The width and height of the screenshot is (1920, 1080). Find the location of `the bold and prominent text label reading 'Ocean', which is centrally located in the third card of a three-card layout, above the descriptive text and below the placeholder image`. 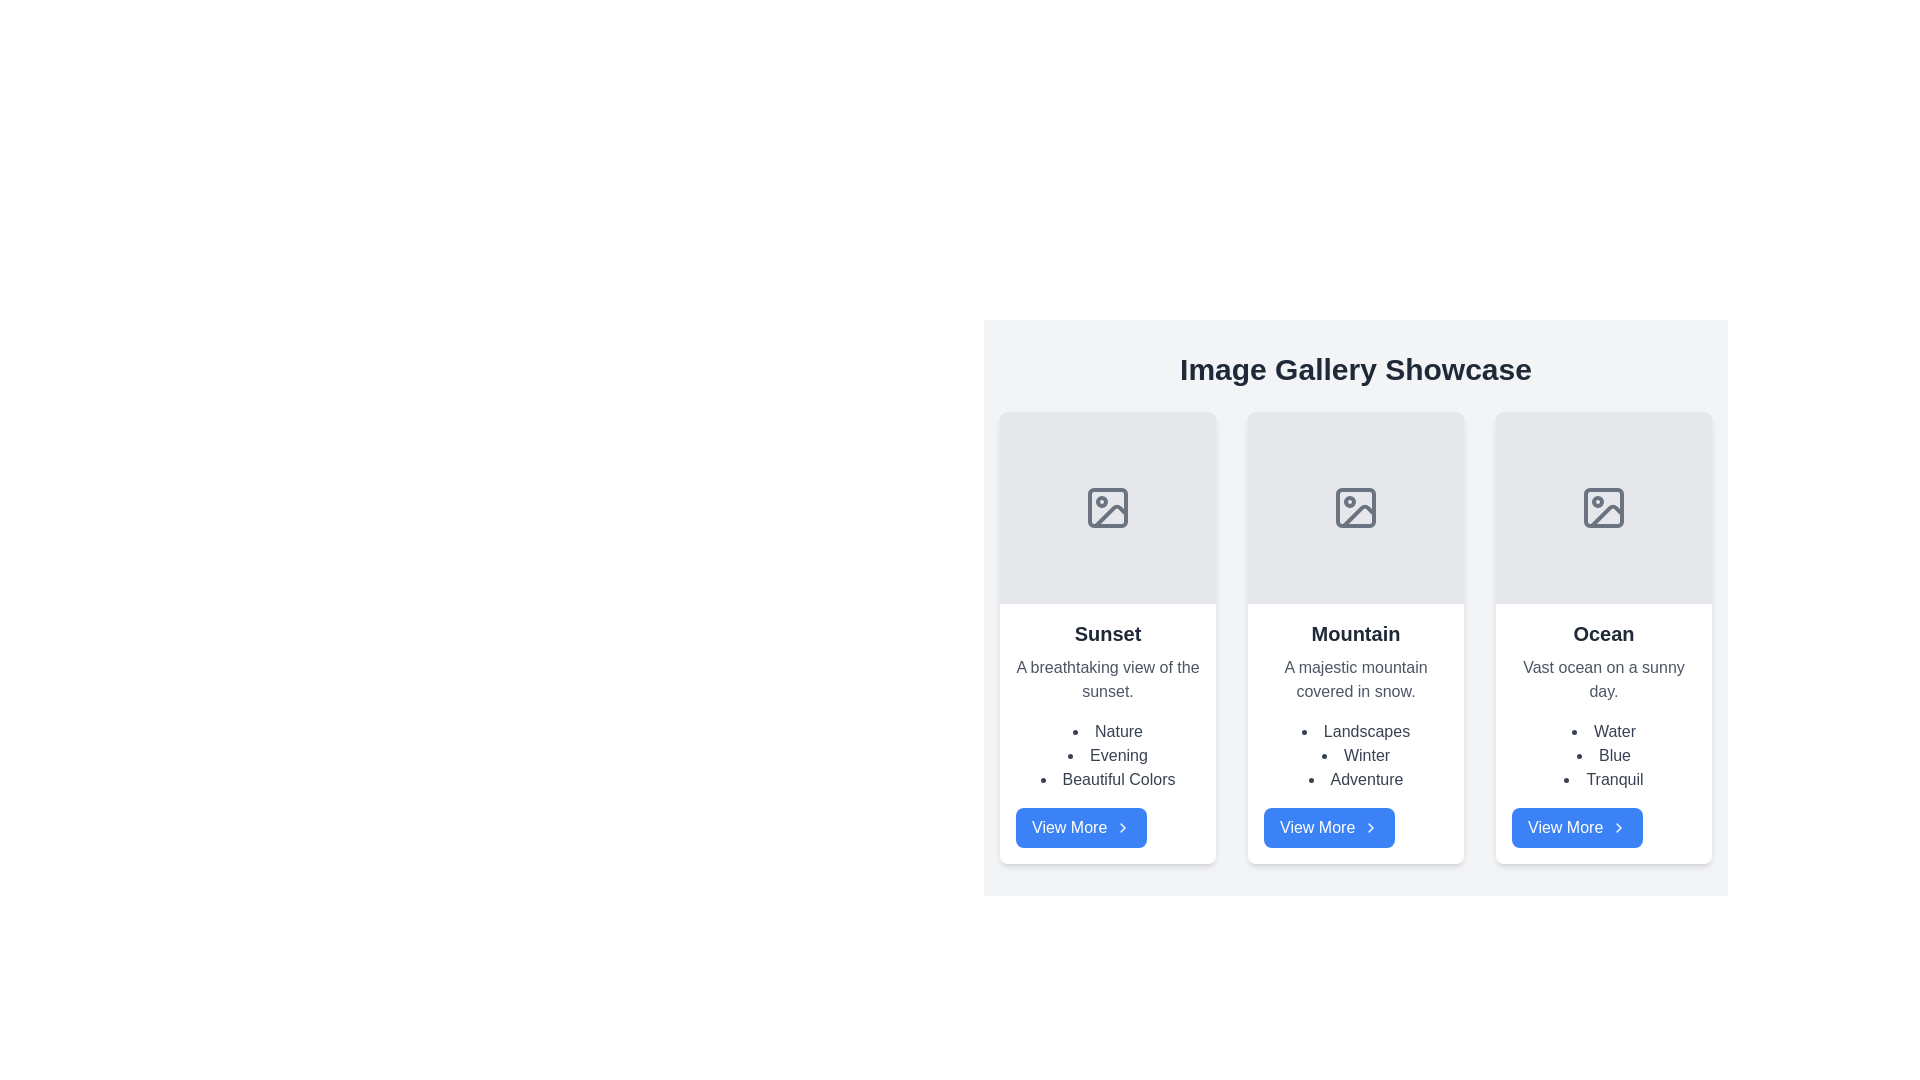

the bold and prominent text label reading 'Ocean', which is centrally located in the third card of a three-card layout, above the descriptive text and below the placeholder image is located at coordinates (1603, 633).